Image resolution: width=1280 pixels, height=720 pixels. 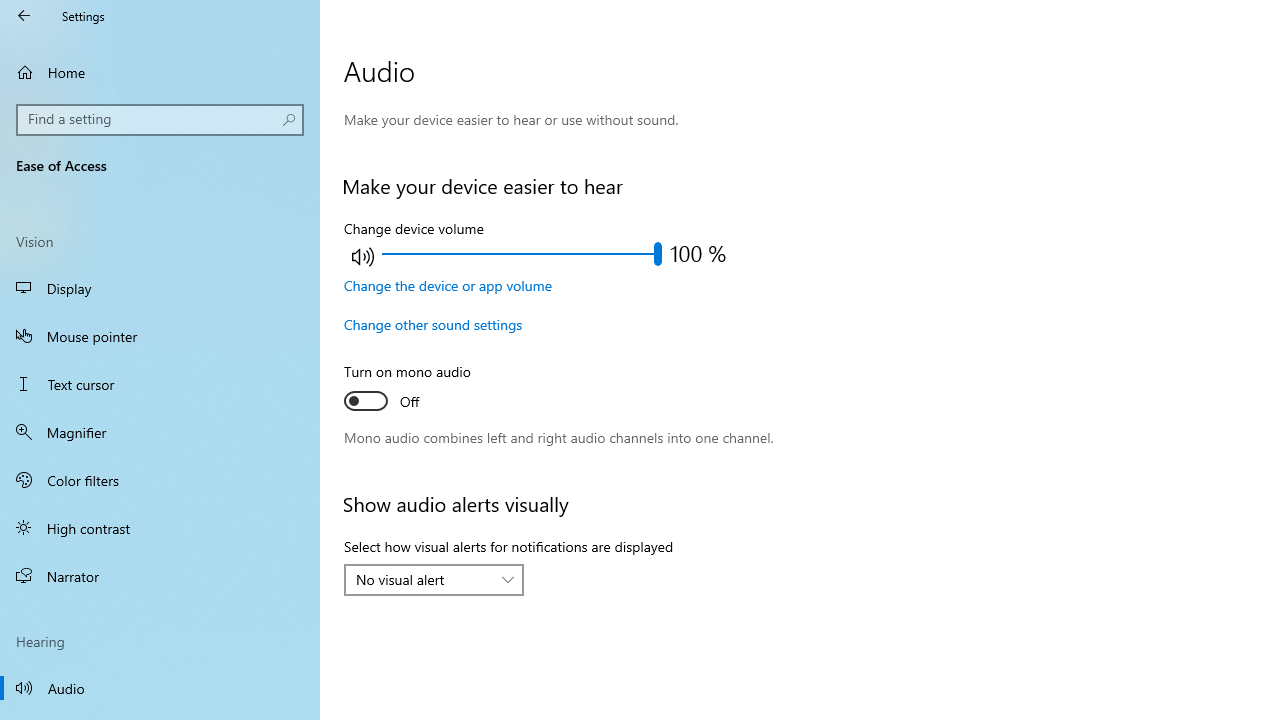 I want to click on 'Audio', so click(x=160, y=686).